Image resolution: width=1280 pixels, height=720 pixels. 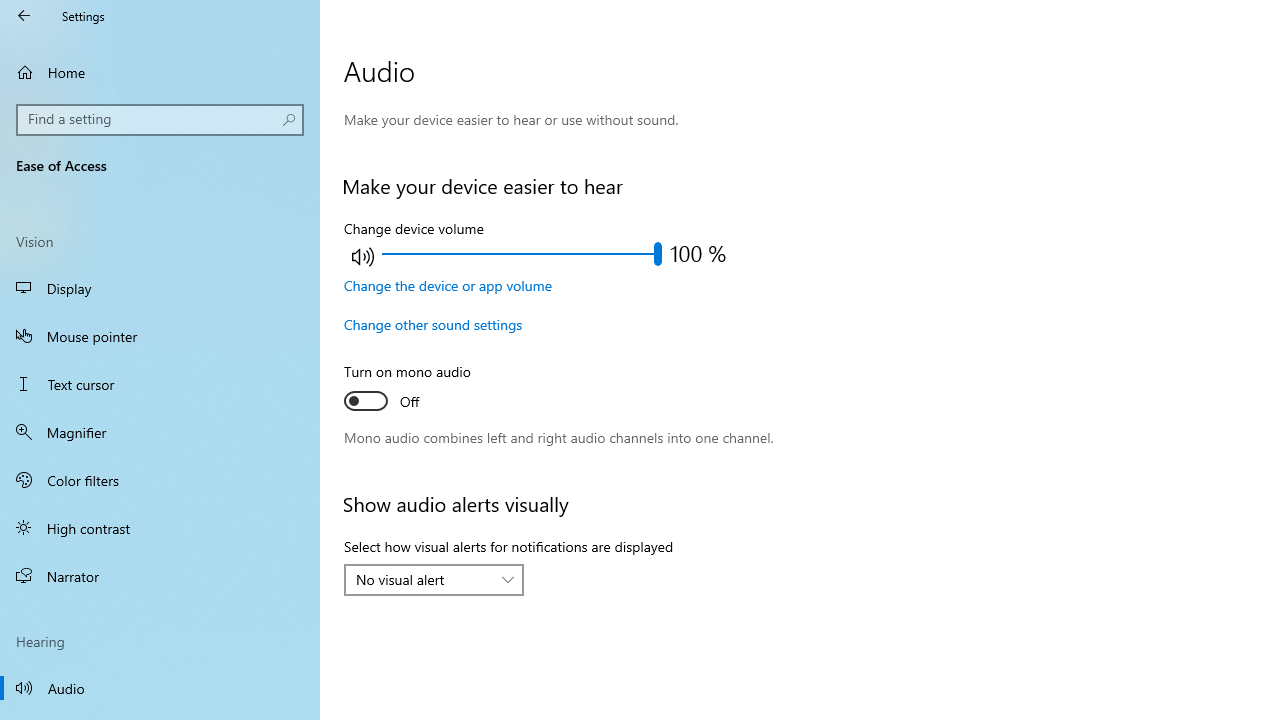 I want to click on 'Audio', so click(x=160, y=686).